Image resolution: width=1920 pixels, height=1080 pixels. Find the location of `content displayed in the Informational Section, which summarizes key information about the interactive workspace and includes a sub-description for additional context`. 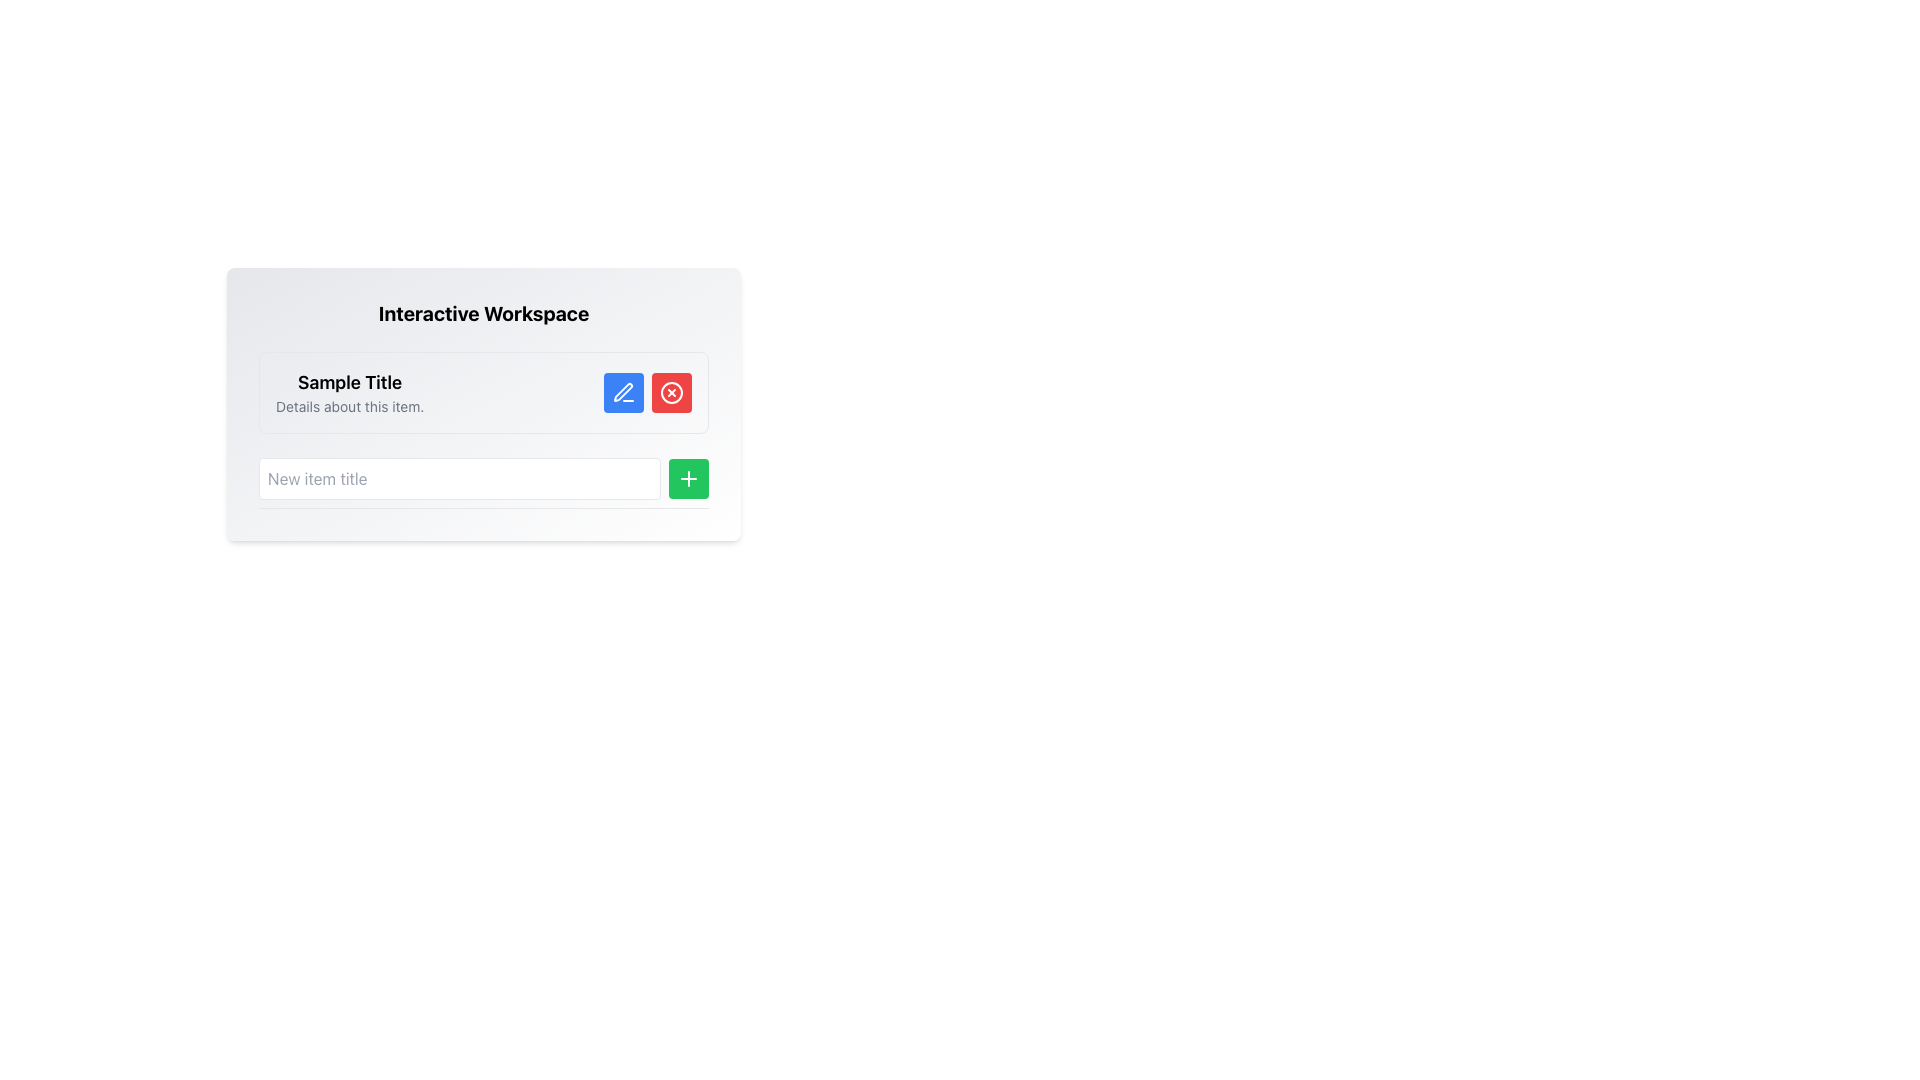

content displayed in the Informational Section, which summarizes key information about the interactive workspace and includes a sub-description for additional context is located at coordinates (484, 404).